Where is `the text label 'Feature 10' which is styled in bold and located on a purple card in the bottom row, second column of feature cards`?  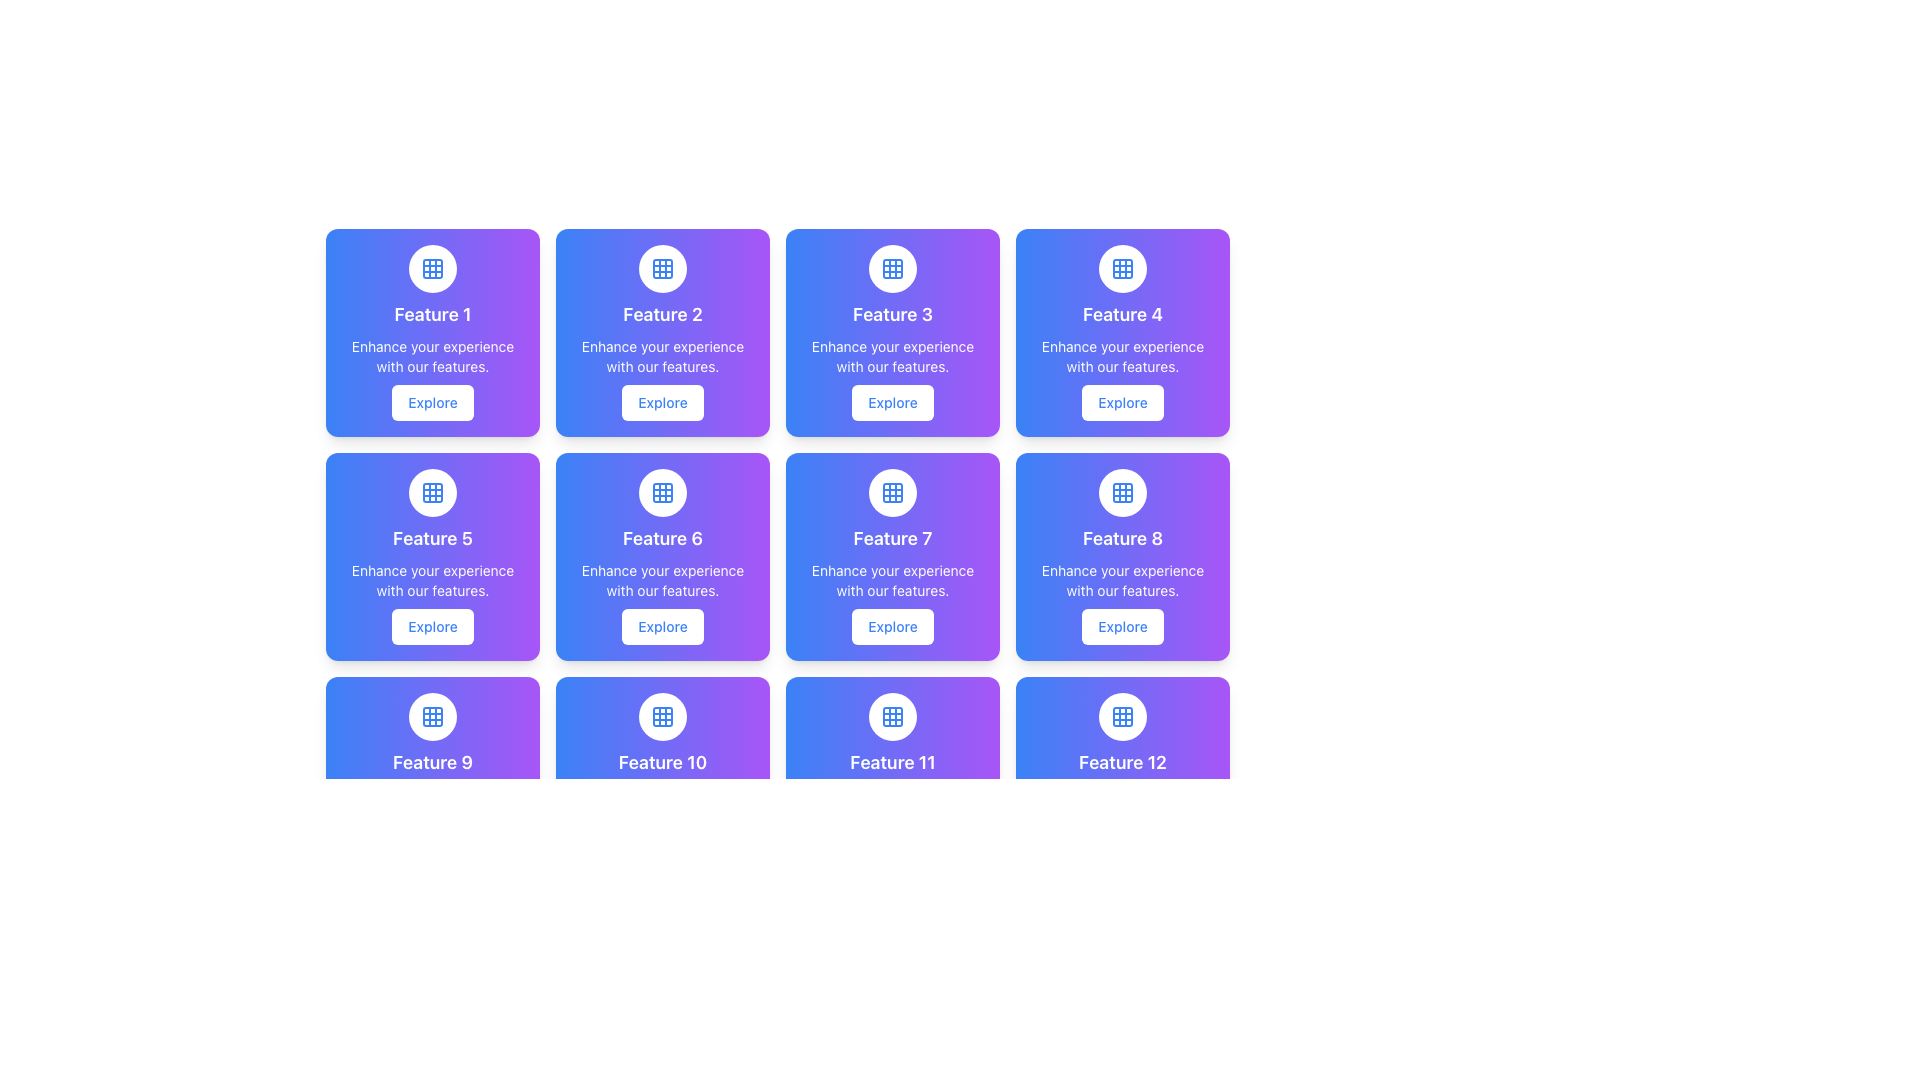
the text label 'Feature 10' which is styled in bold and located on a purple card in the bottom row, second column of feature cards is located at coordinates (662, 763).